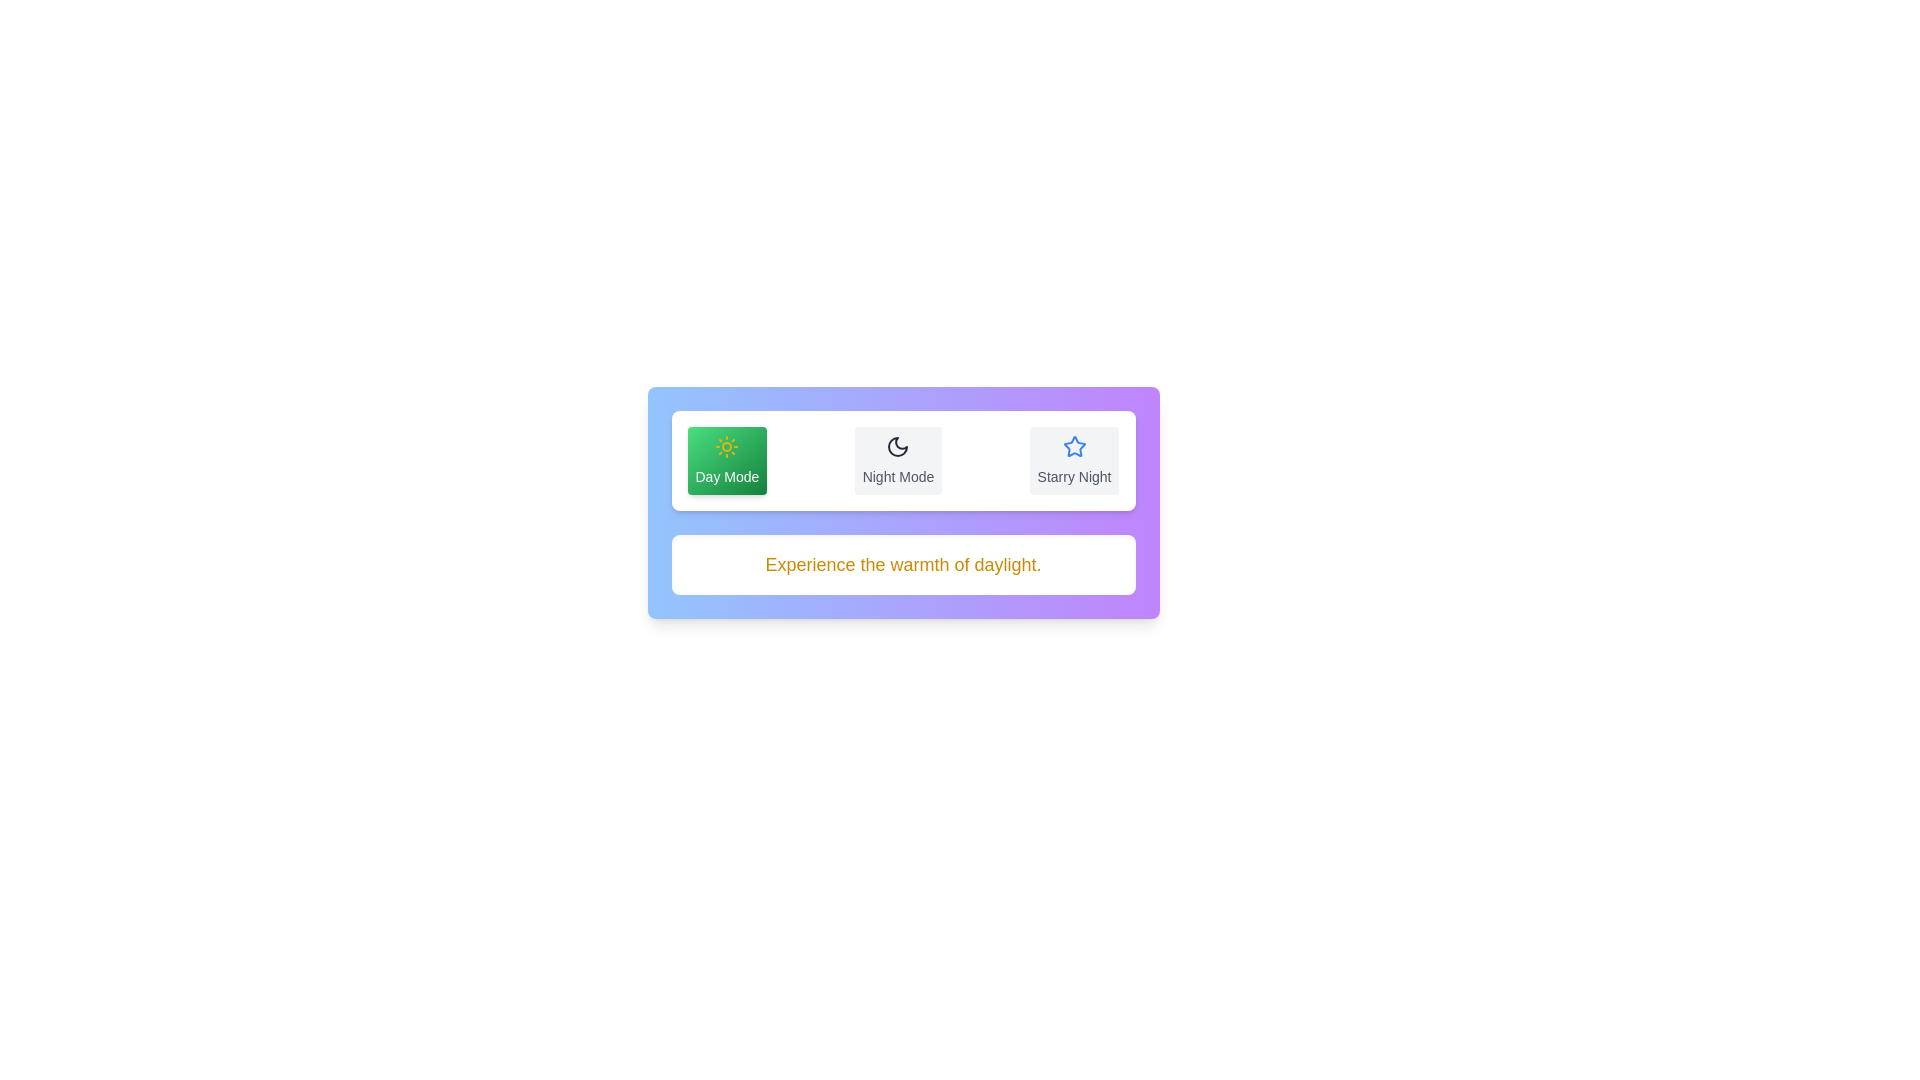 The height and width of the screenshot is (1080, 1920). I want to click on the star-shaped icon with a blue outline located to the right of the 'Night Mode' section and above the label 'Starry Night', so click(1073, 446).